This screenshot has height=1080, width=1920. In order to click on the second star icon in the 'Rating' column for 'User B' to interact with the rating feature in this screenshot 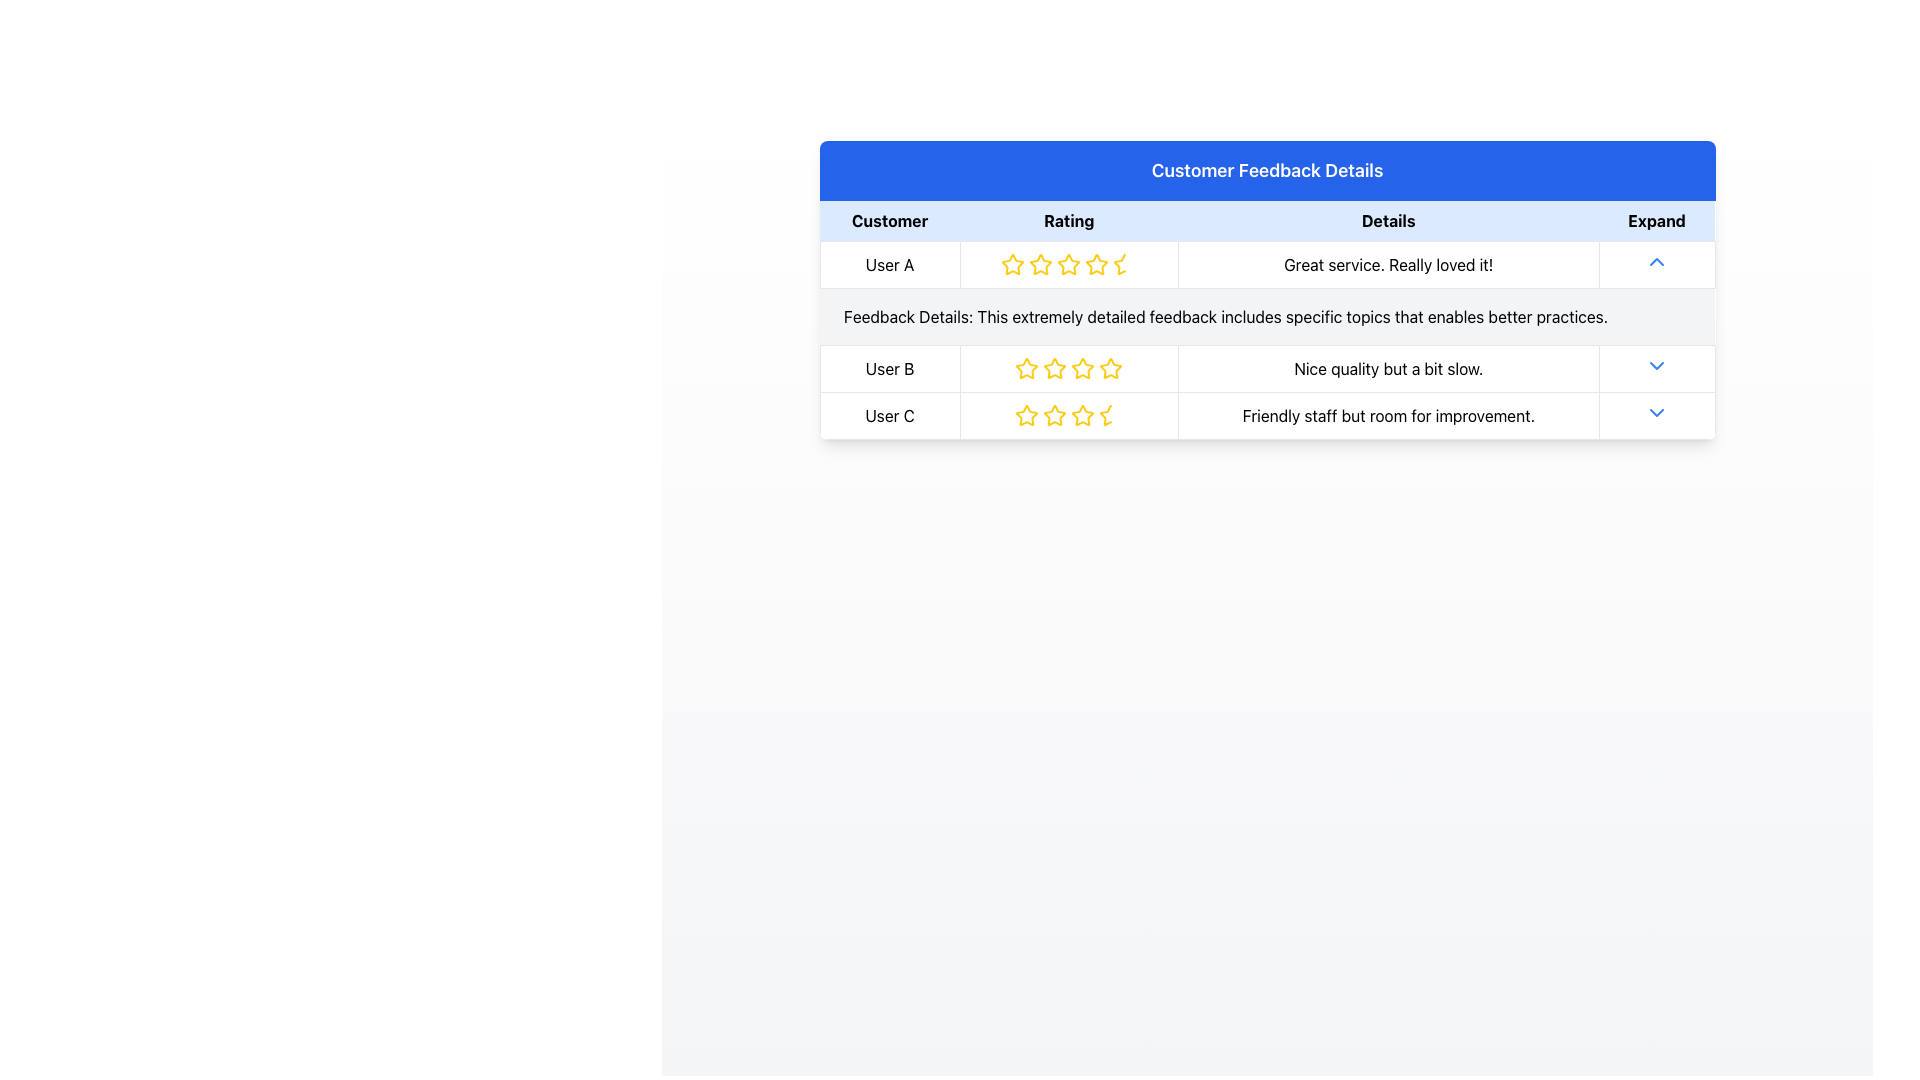, I will do `click(1027, 368)`.